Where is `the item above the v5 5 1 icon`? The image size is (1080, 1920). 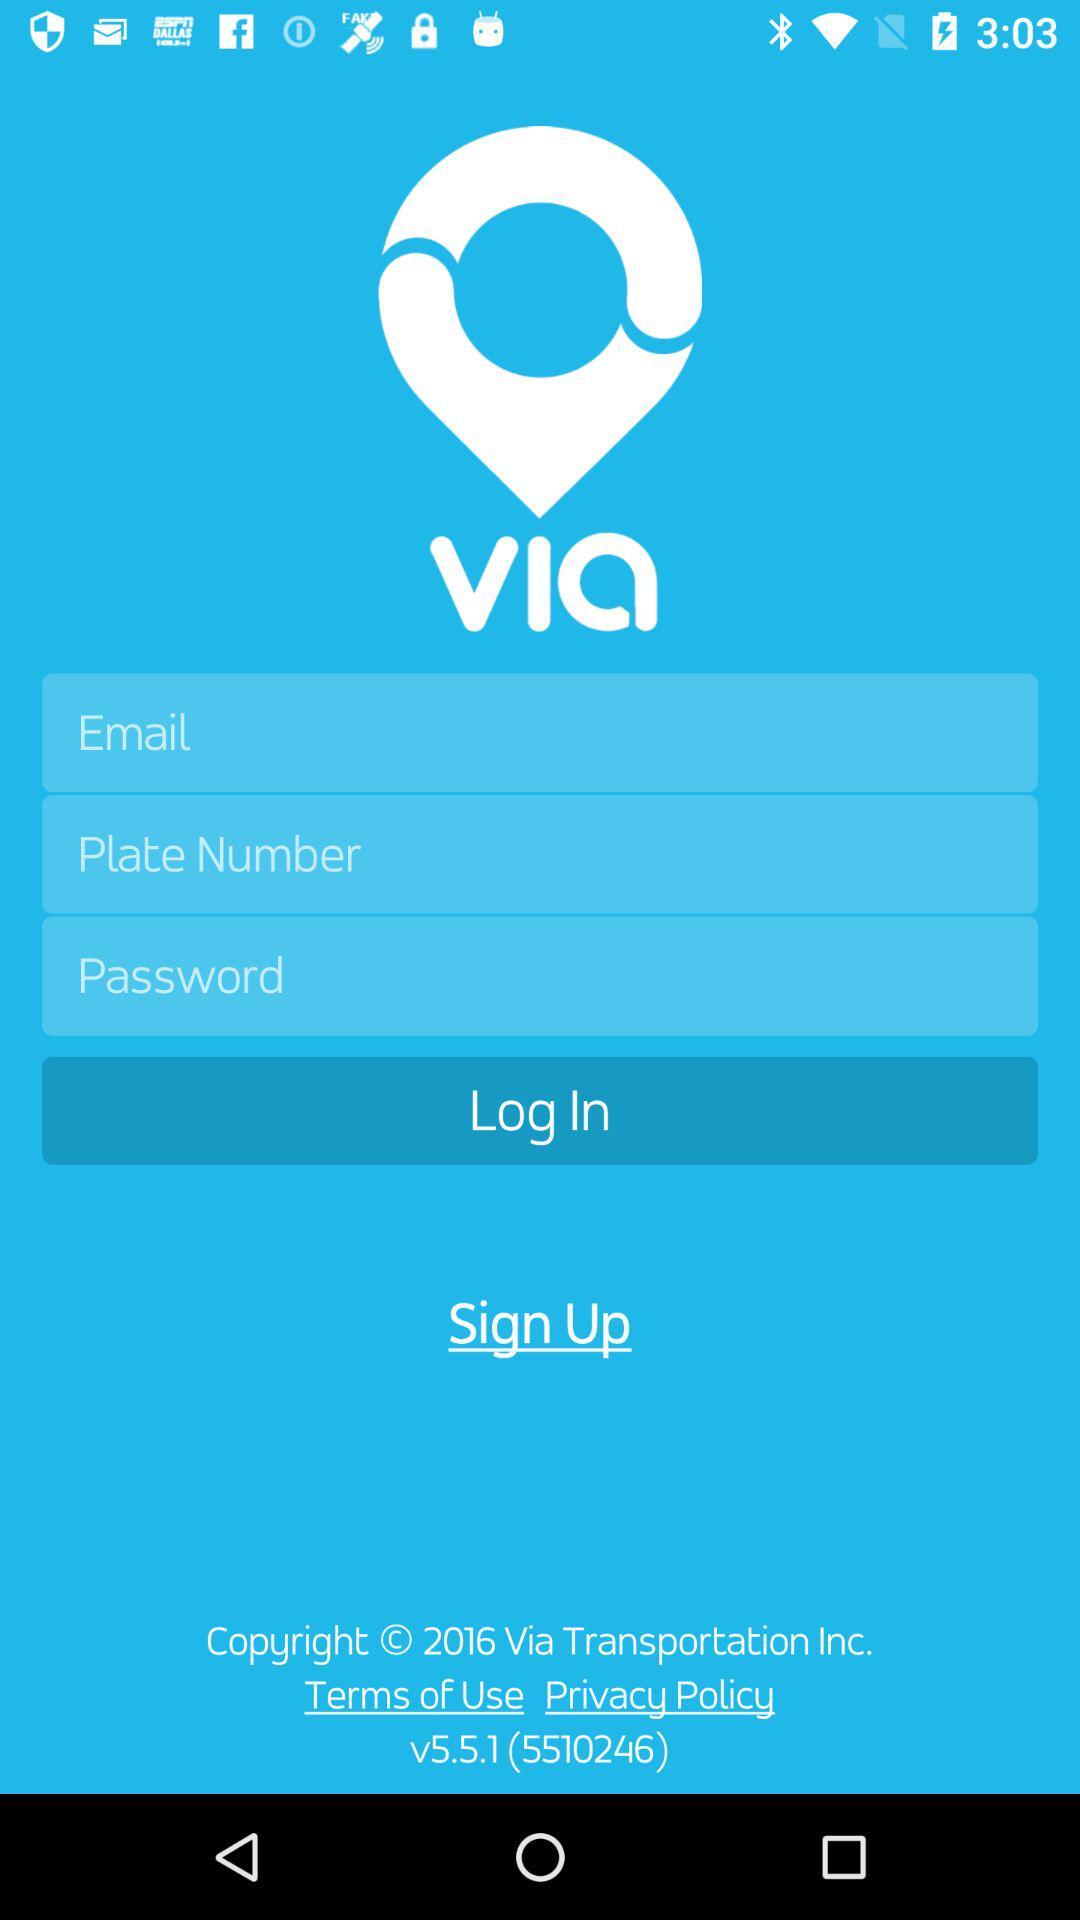
the item above the v5 5 1 icon is located at coordinates (665, 1693).